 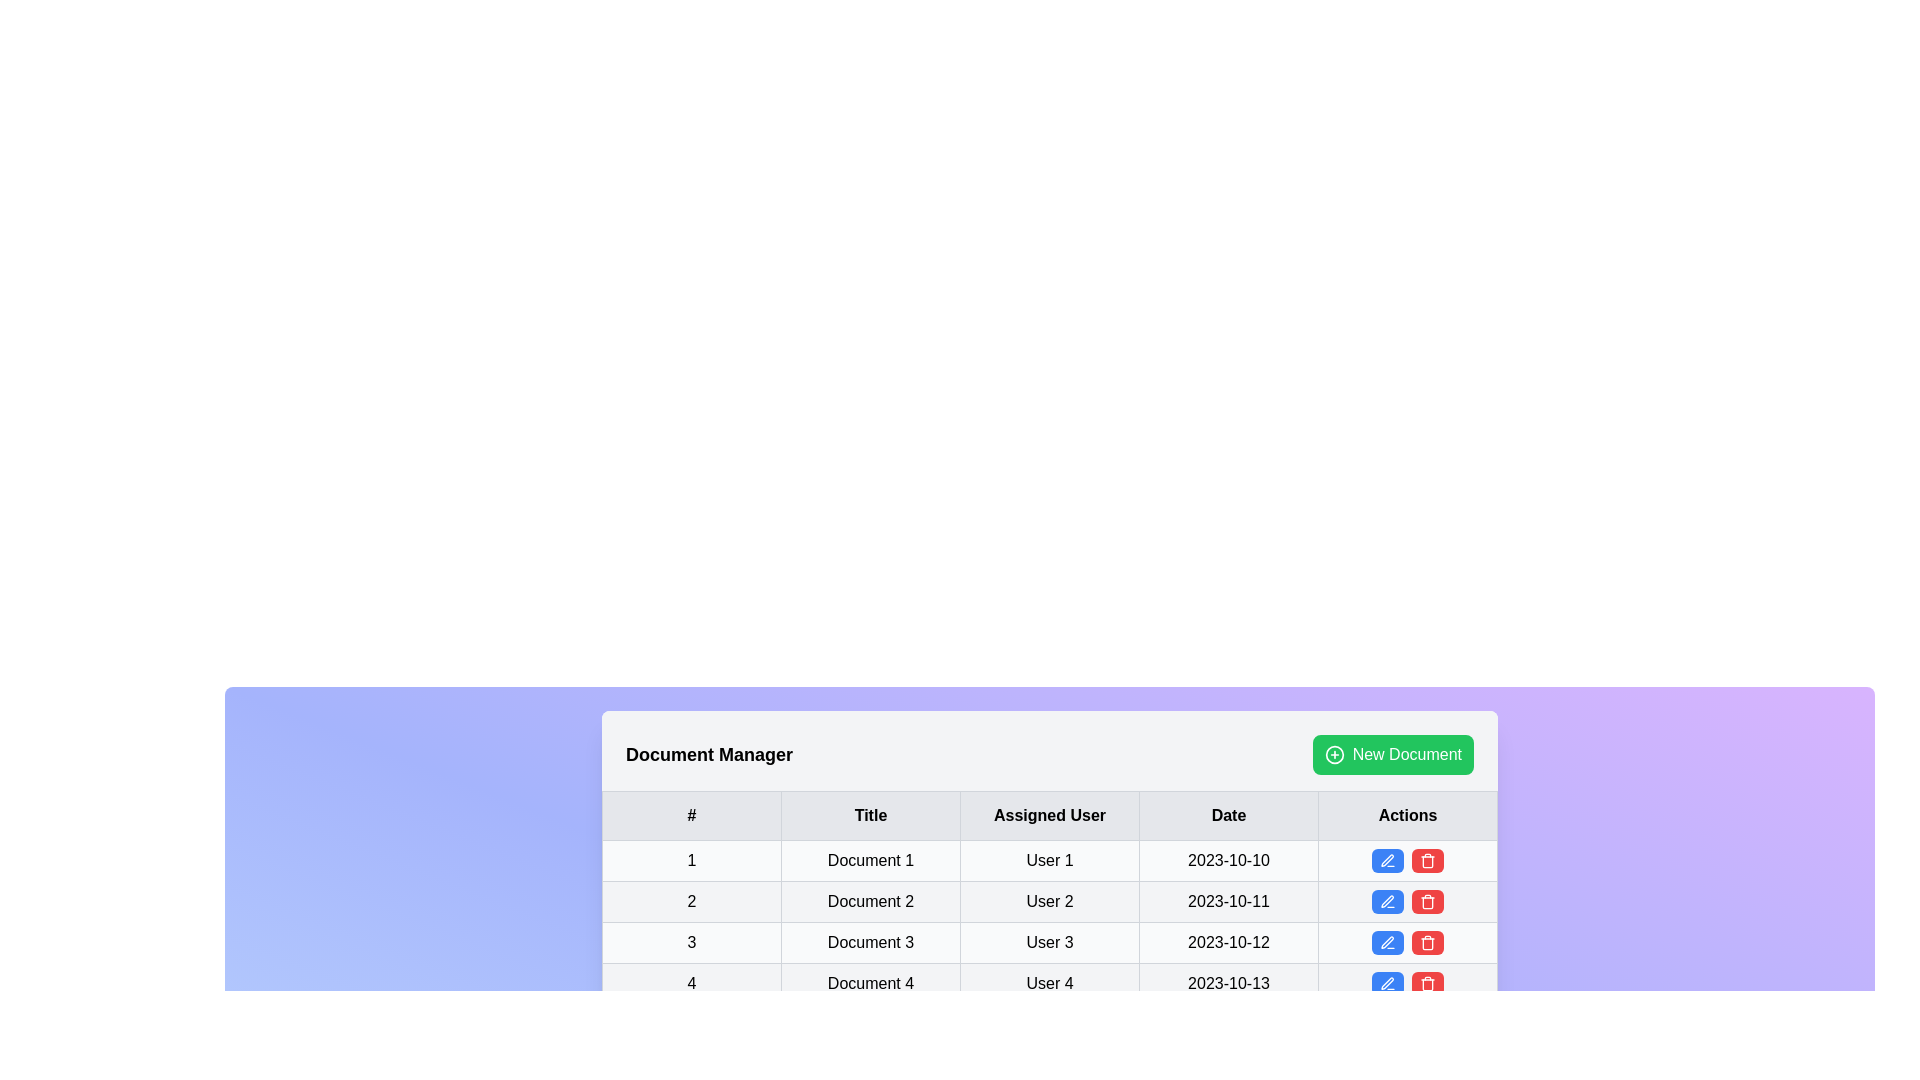 What do you see at coordinates (1427, 859) in the screenshot?
I see `the delete button located in the 'Actions' column of the data table, which is the second button in the row and positioned next to a blue edit button` at bounding box center [1427, 859].